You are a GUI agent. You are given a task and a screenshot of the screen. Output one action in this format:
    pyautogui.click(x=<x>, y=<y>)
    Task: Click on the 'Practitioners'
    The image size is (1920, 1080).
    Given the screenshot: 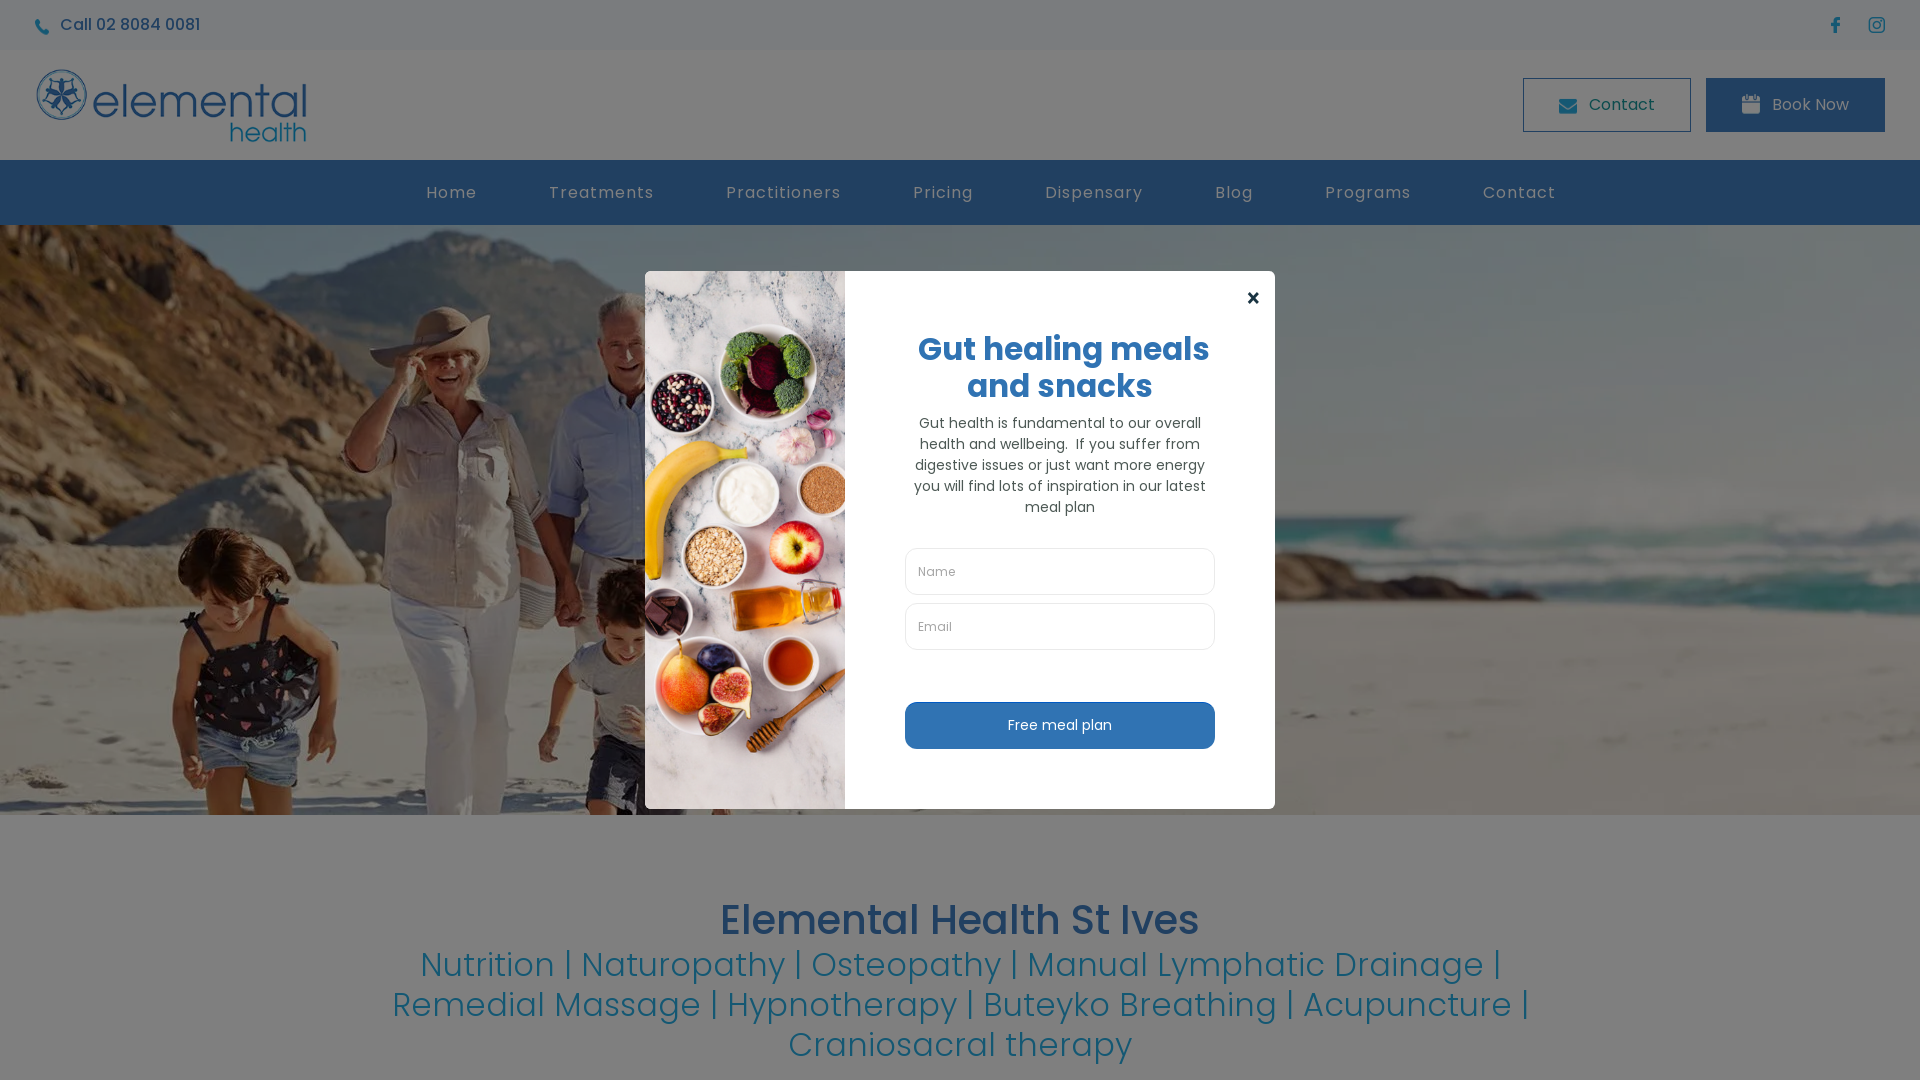 What is the action you would take?
    pyautogui.click(x=782, y=192)
    